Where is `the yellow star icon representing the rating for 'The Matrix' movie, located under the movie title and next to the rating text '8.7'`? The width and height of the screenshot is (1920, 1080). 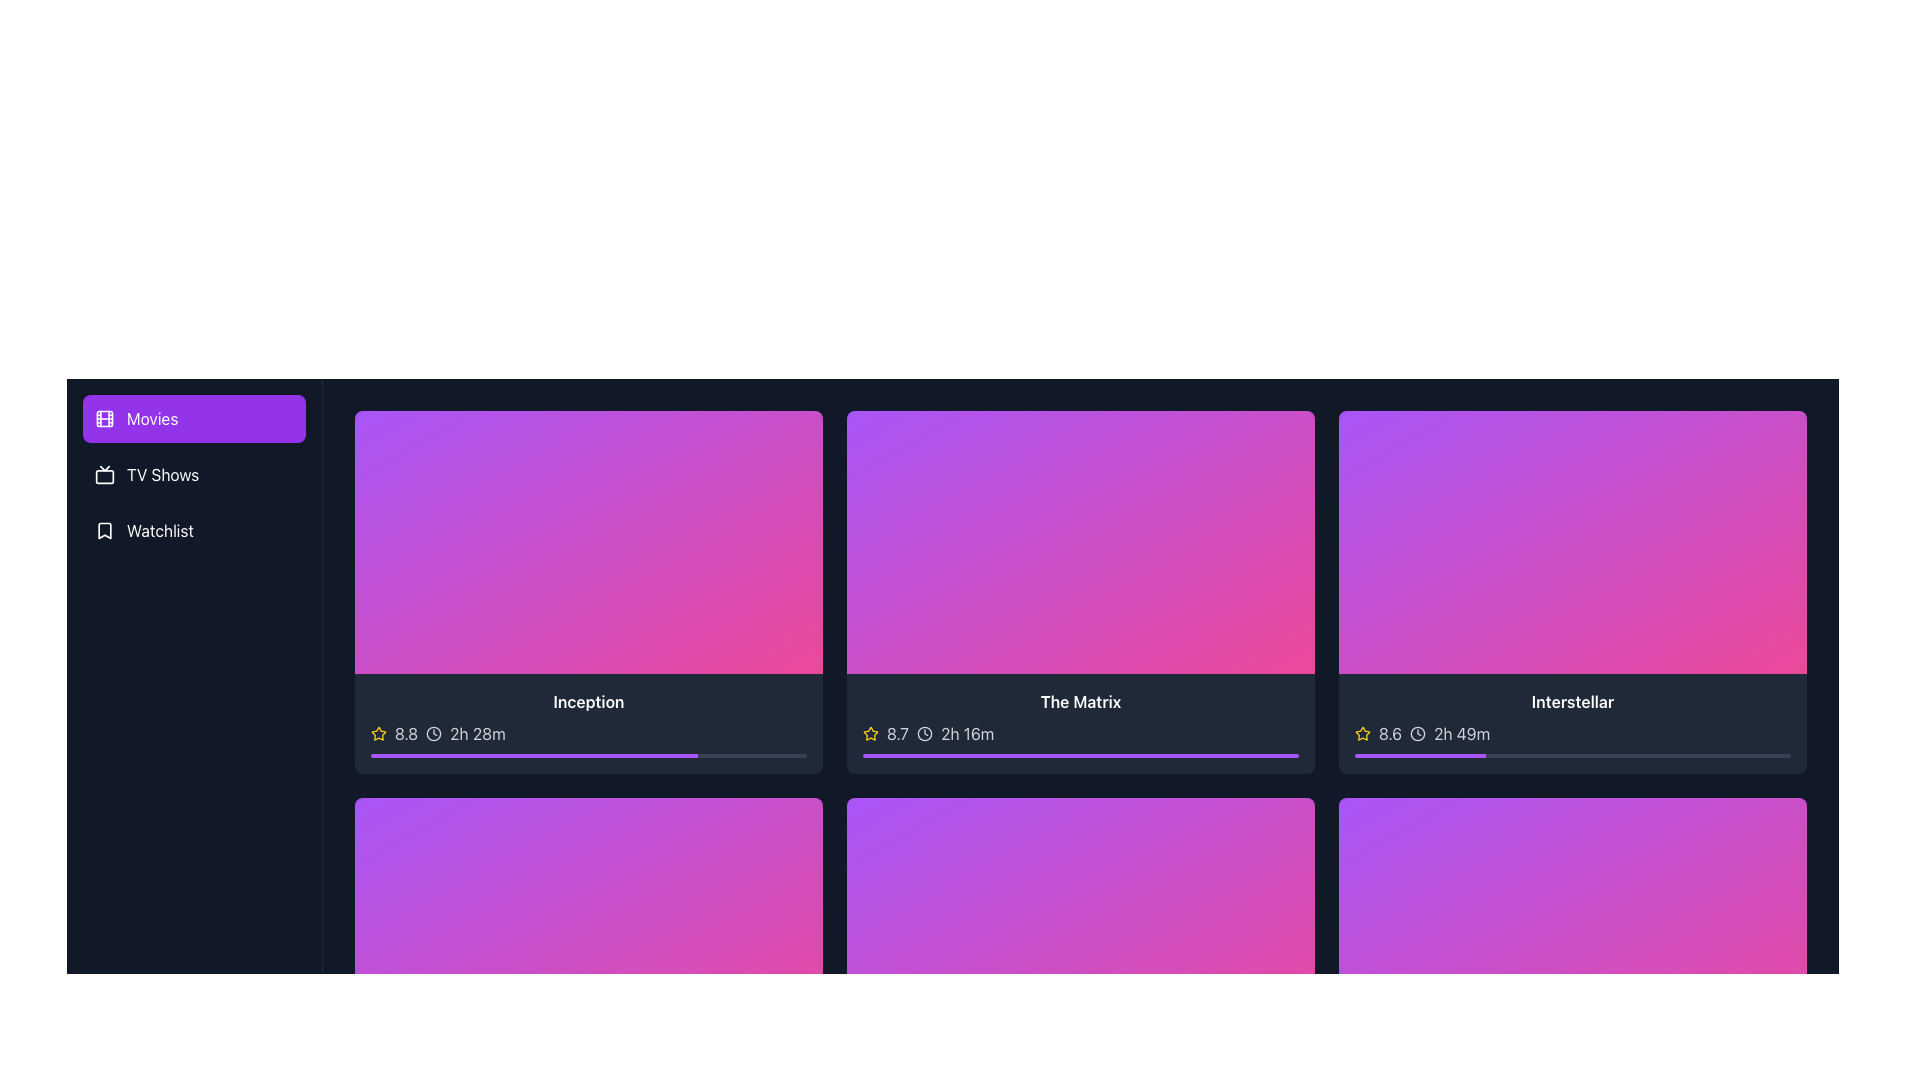
the yellow star icon representing the rating for 'The Matrix' movie, located under the movie title and next to the rating text '8.7' is located at coordinates (870, 733).